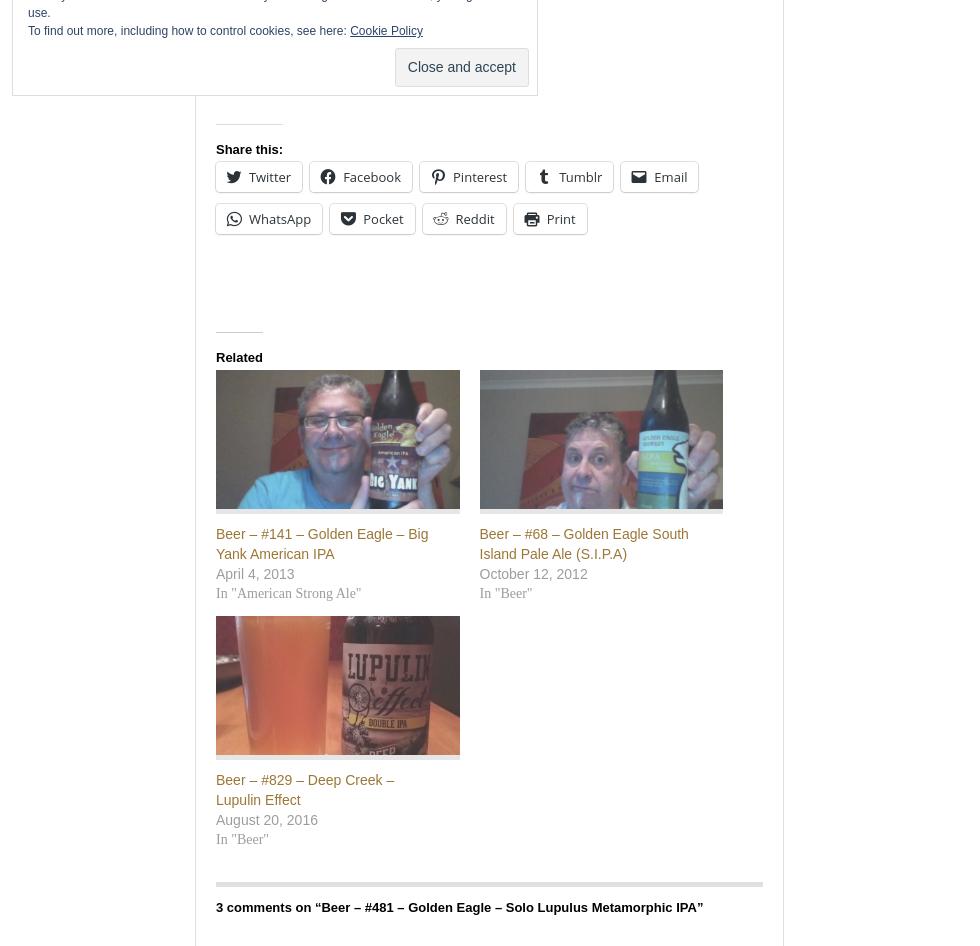 This screenshot has height=946, width=980. Describe the element at coordinates (279, 218) in the screenshot. I see `'WhatsApp'` at that location.